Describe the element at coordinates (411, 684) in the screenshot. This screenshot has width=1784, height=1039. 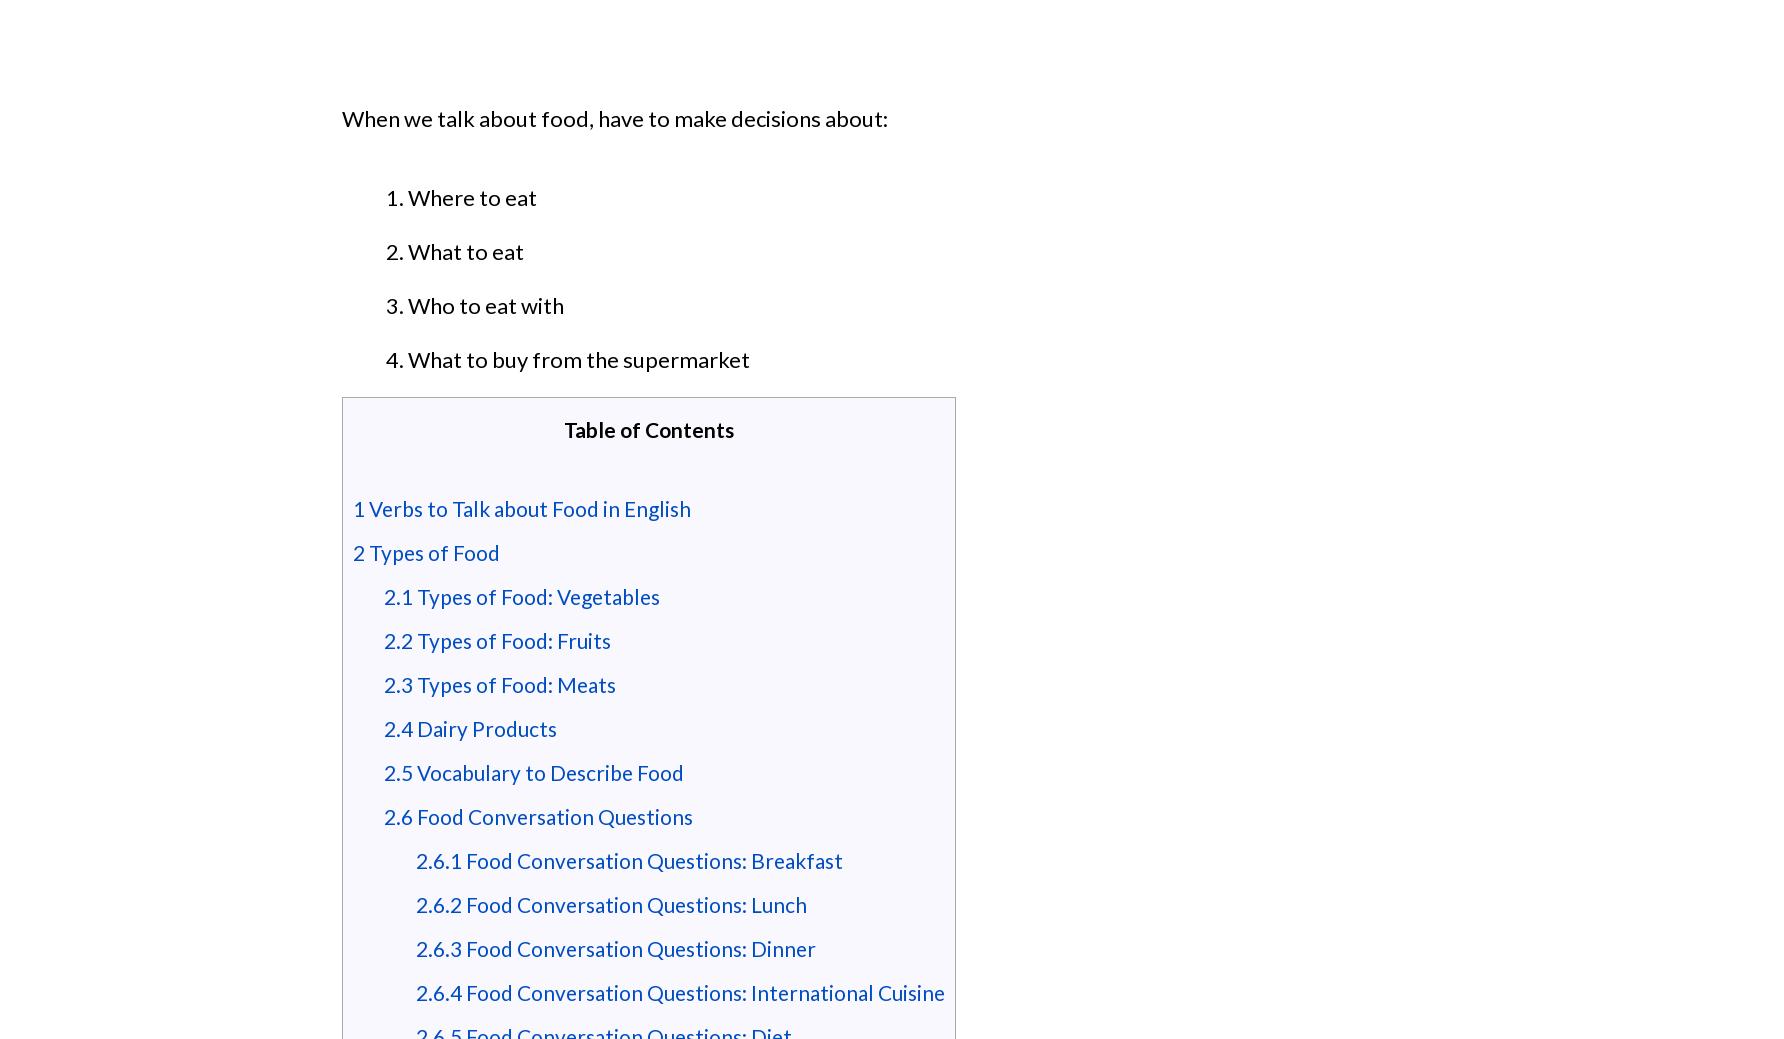
I see `'Types of Food: Meats'` at that location.